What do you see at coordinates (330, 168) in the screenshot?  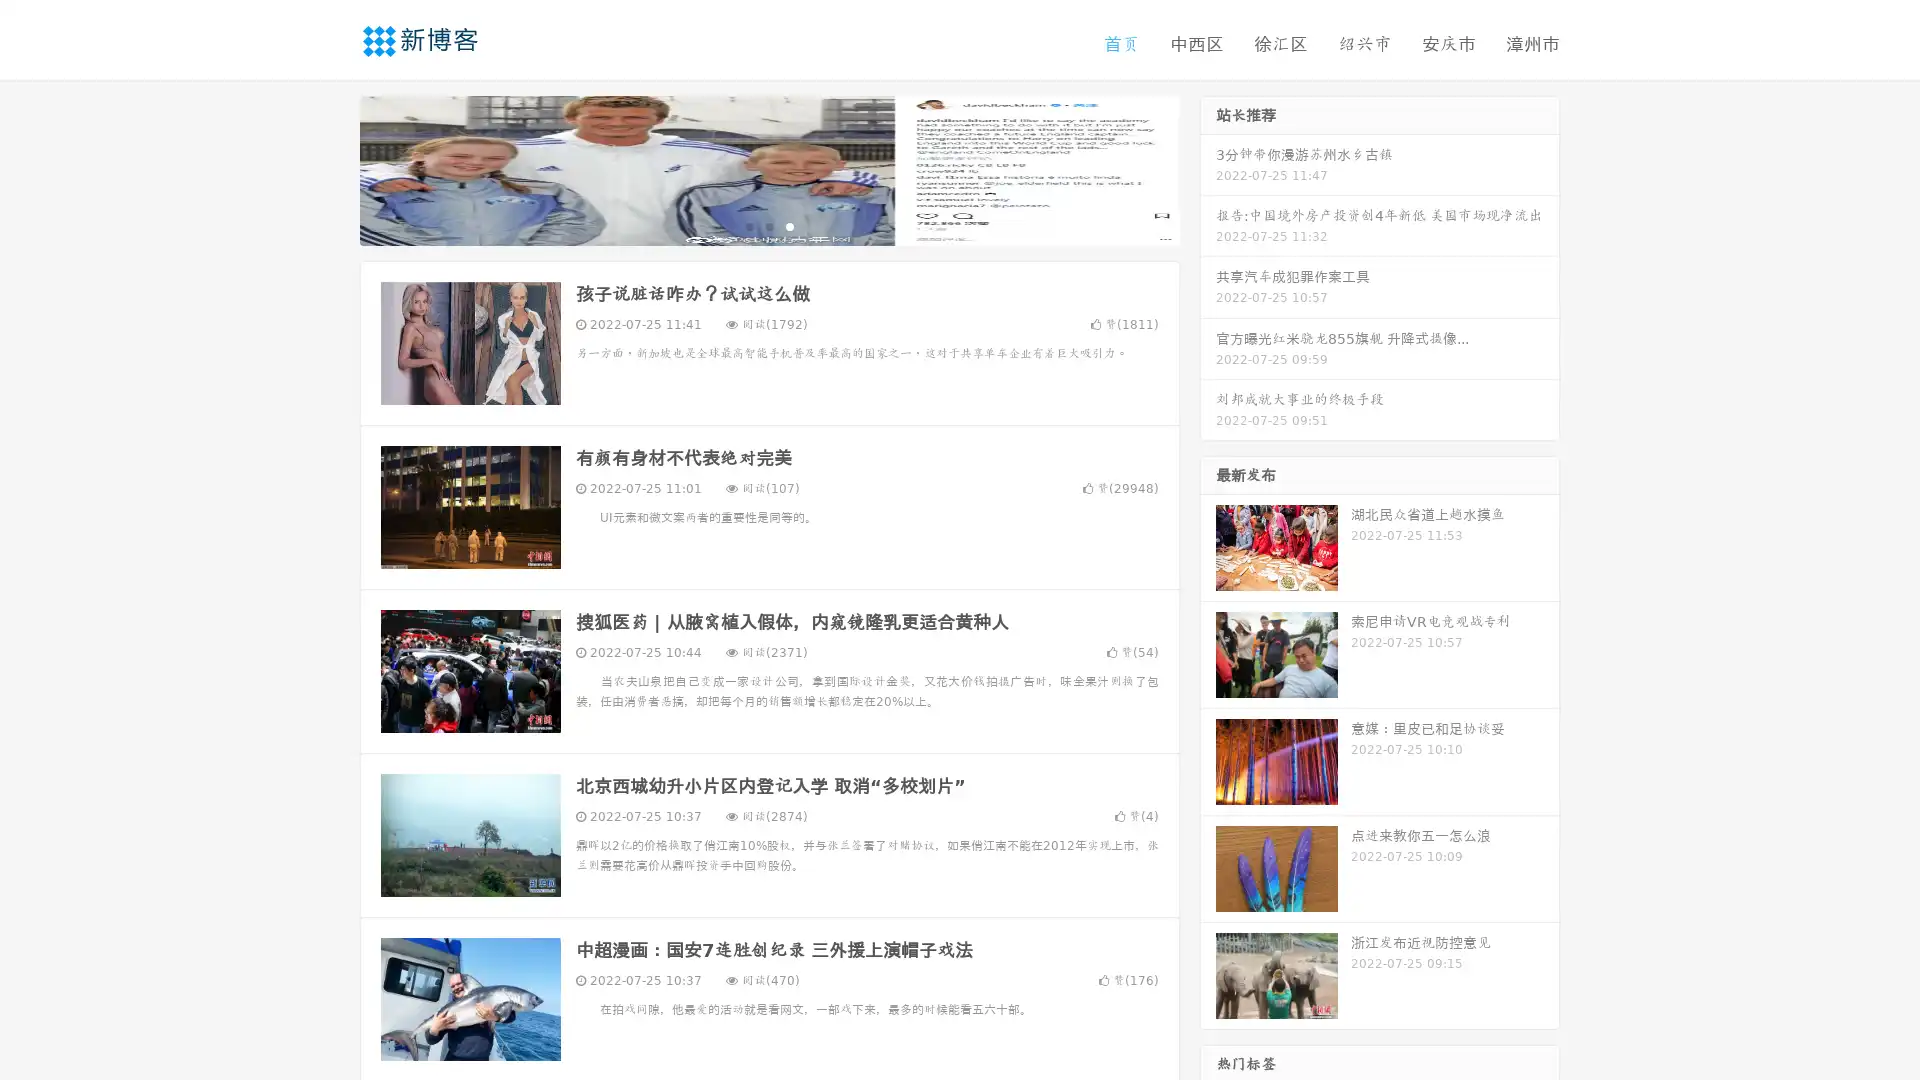 I see `Previous slide` at bounding box center [330, 168].